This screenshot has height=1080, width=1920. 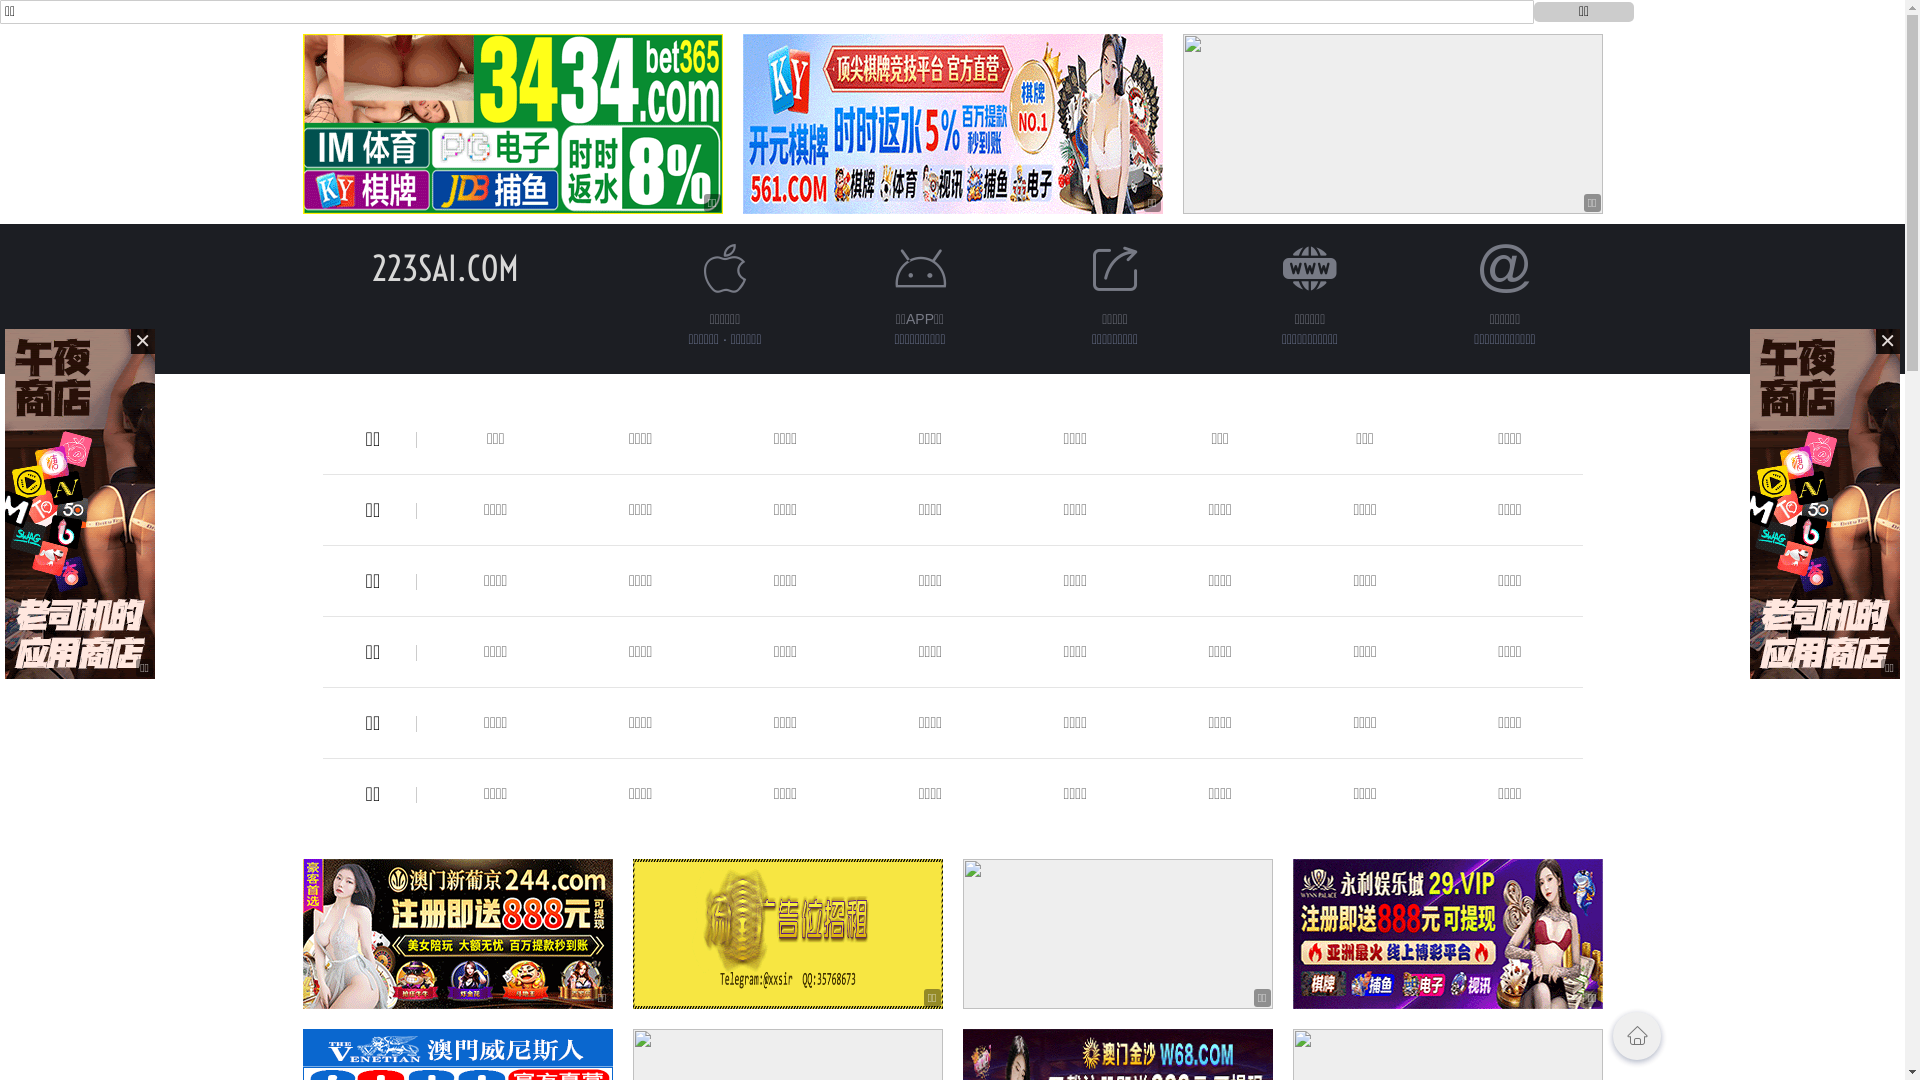 I want to click on '223SAI.COM', so click(x=444, y=267).